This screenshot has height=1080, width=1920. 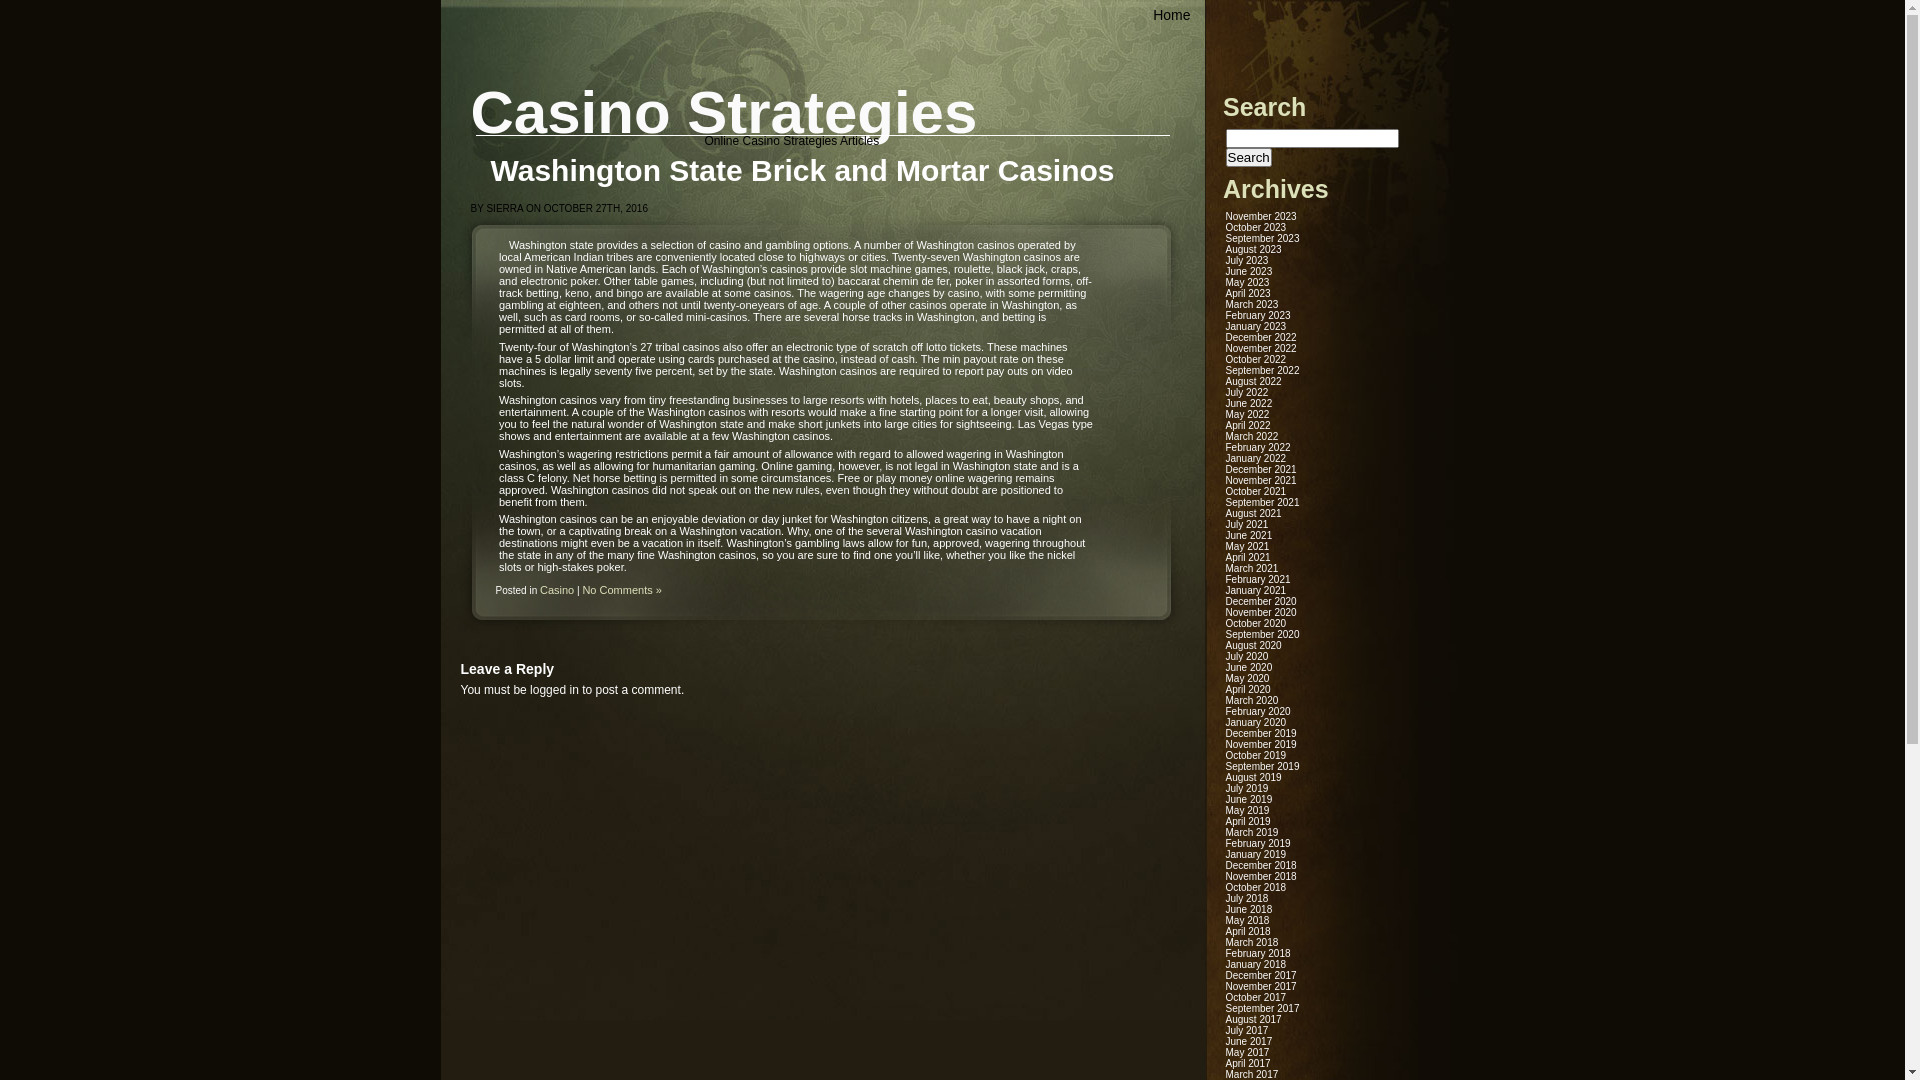 I want to click on 'February 2023', so click(x=1257, y=315).